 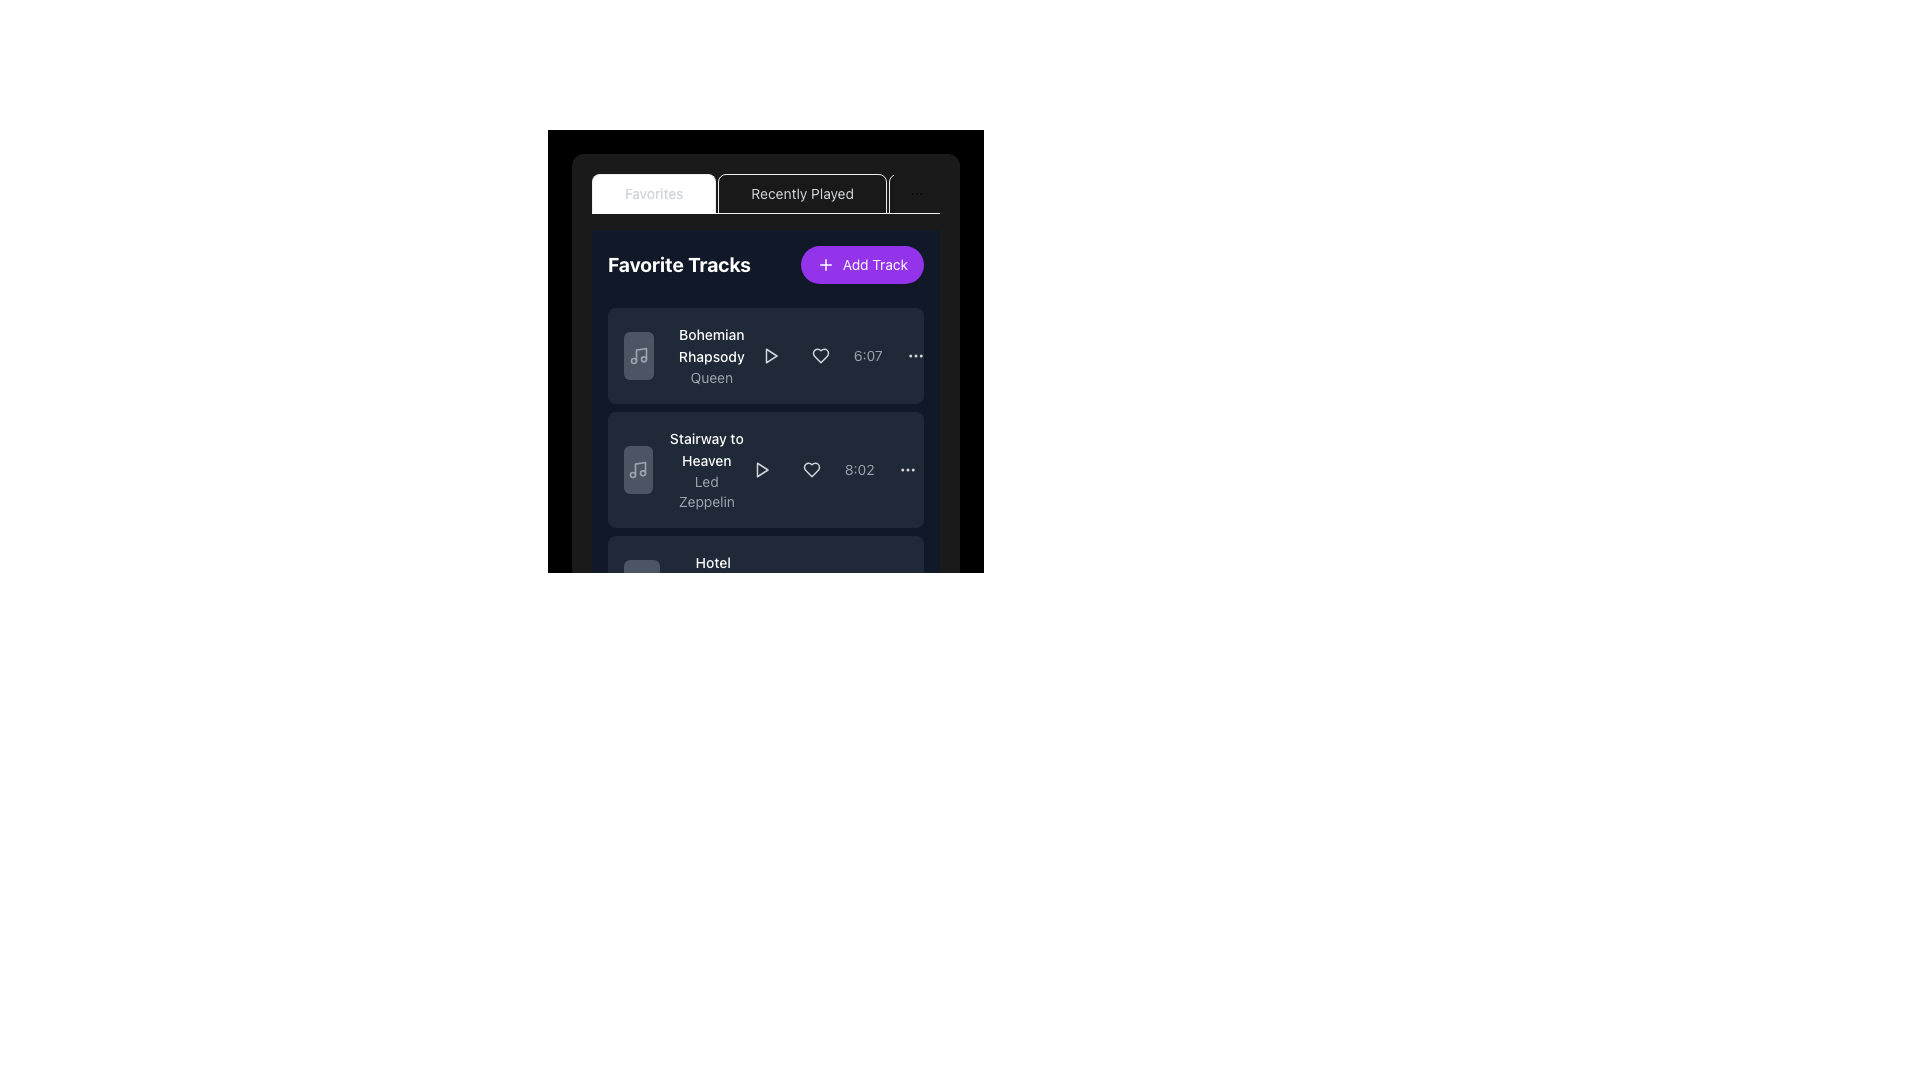 What do you see at coordinates (868, 354) in the screenshot?
I see `the static label that displays the total duration of the 'Bohemian Rhapsody' track, located on the right side of the corresponding list item, adjacent to interactive buttons and before the options menu icon` at bounding box center [868, 354].